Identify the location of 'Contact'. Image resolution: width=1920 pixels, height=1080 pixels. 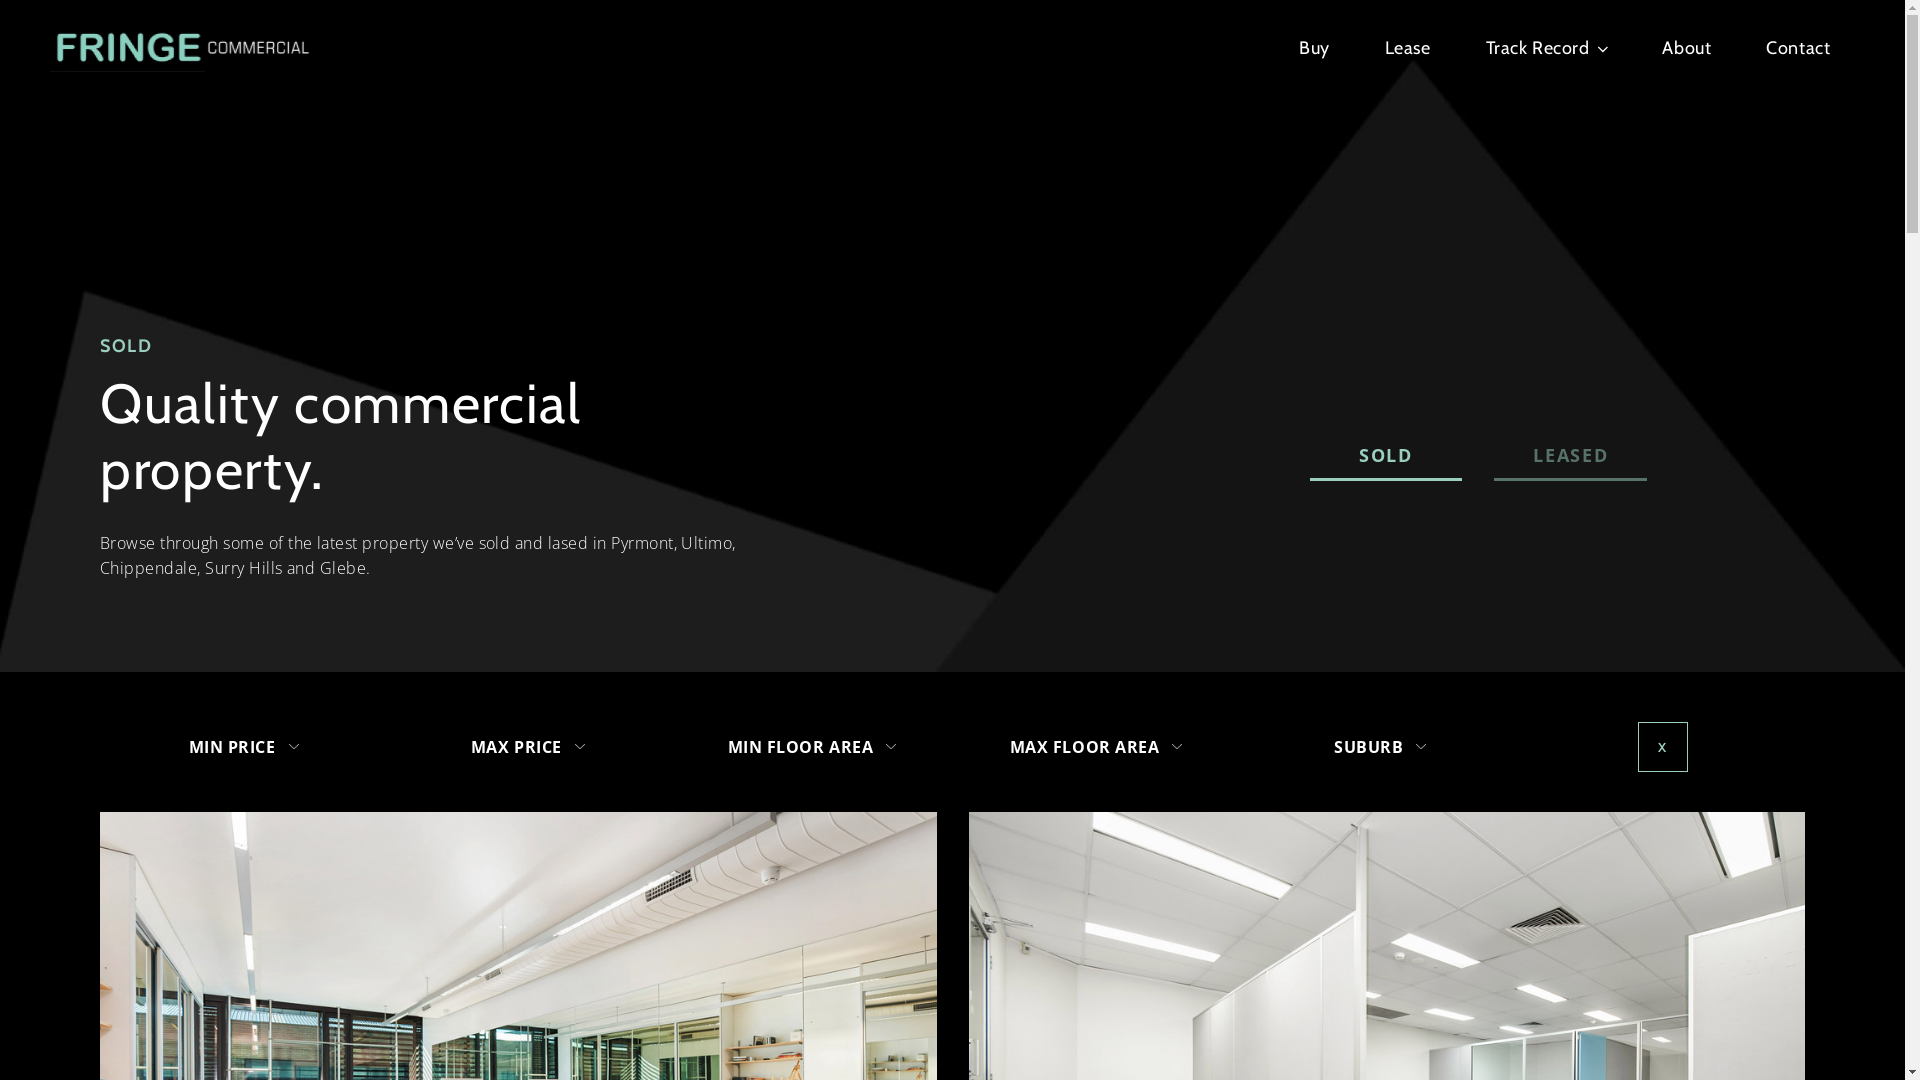
(1798, 47).